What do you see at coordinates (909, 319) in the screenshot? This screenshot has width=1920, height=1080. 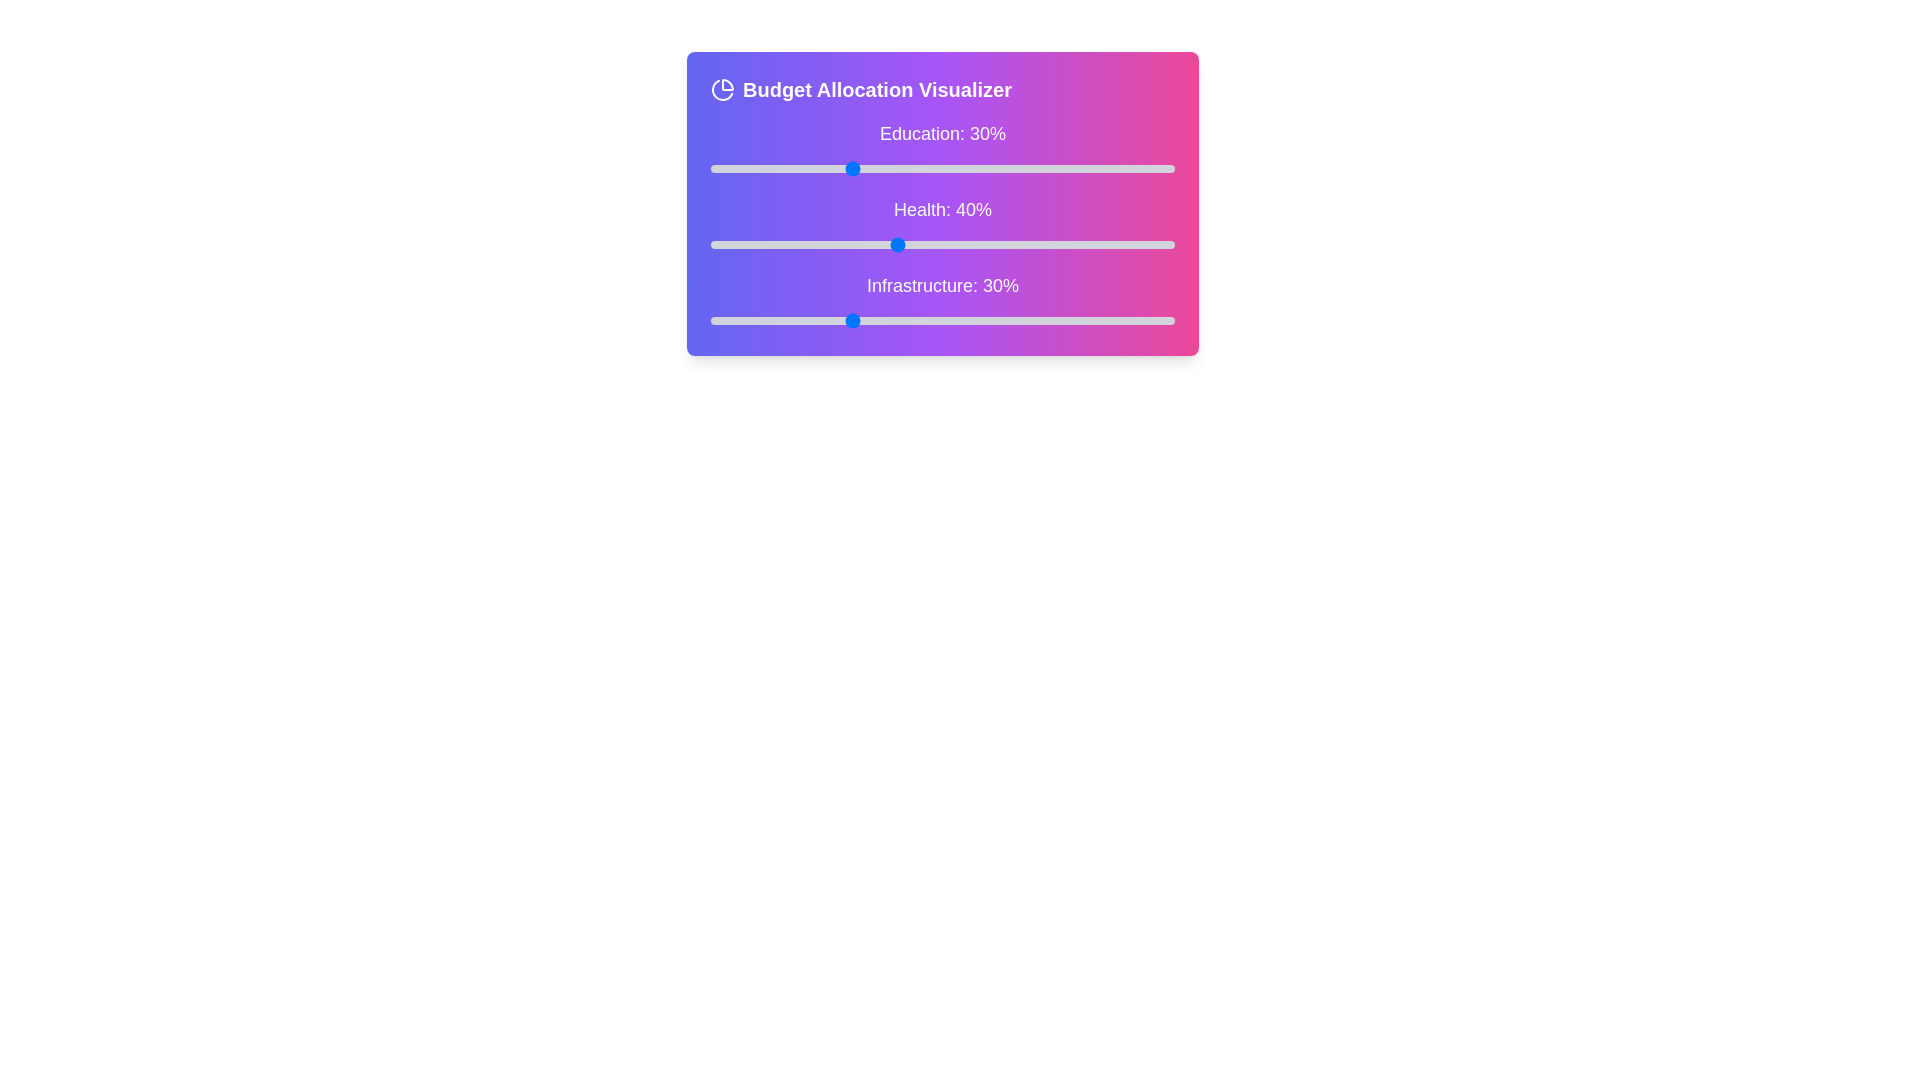 I see `'Infrastructure' percentage` at bounding box center [909, 319].